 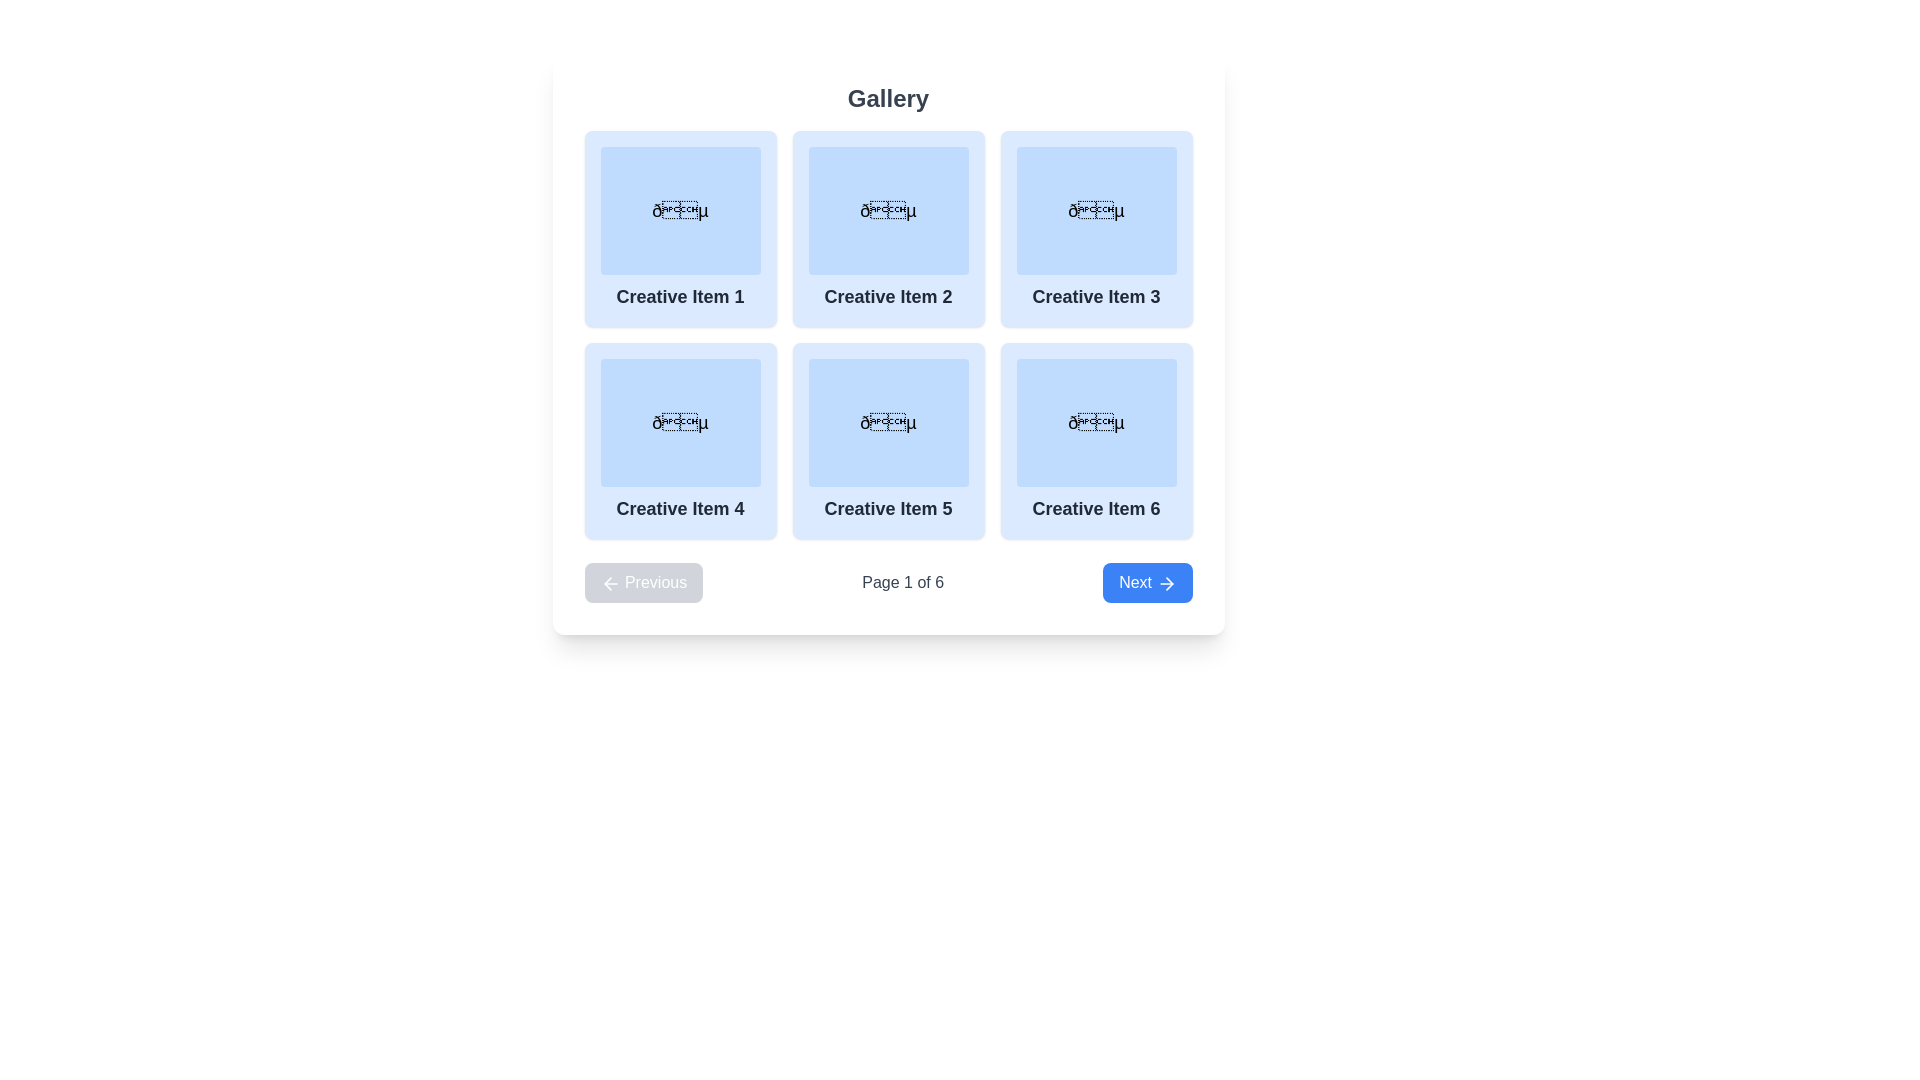 I want to click on text from the label displaying 'Creative Item 5', which is styled in bold dark gray and is located in the bottom row of the gallery layout as the second item, so click(x=887, y=508).